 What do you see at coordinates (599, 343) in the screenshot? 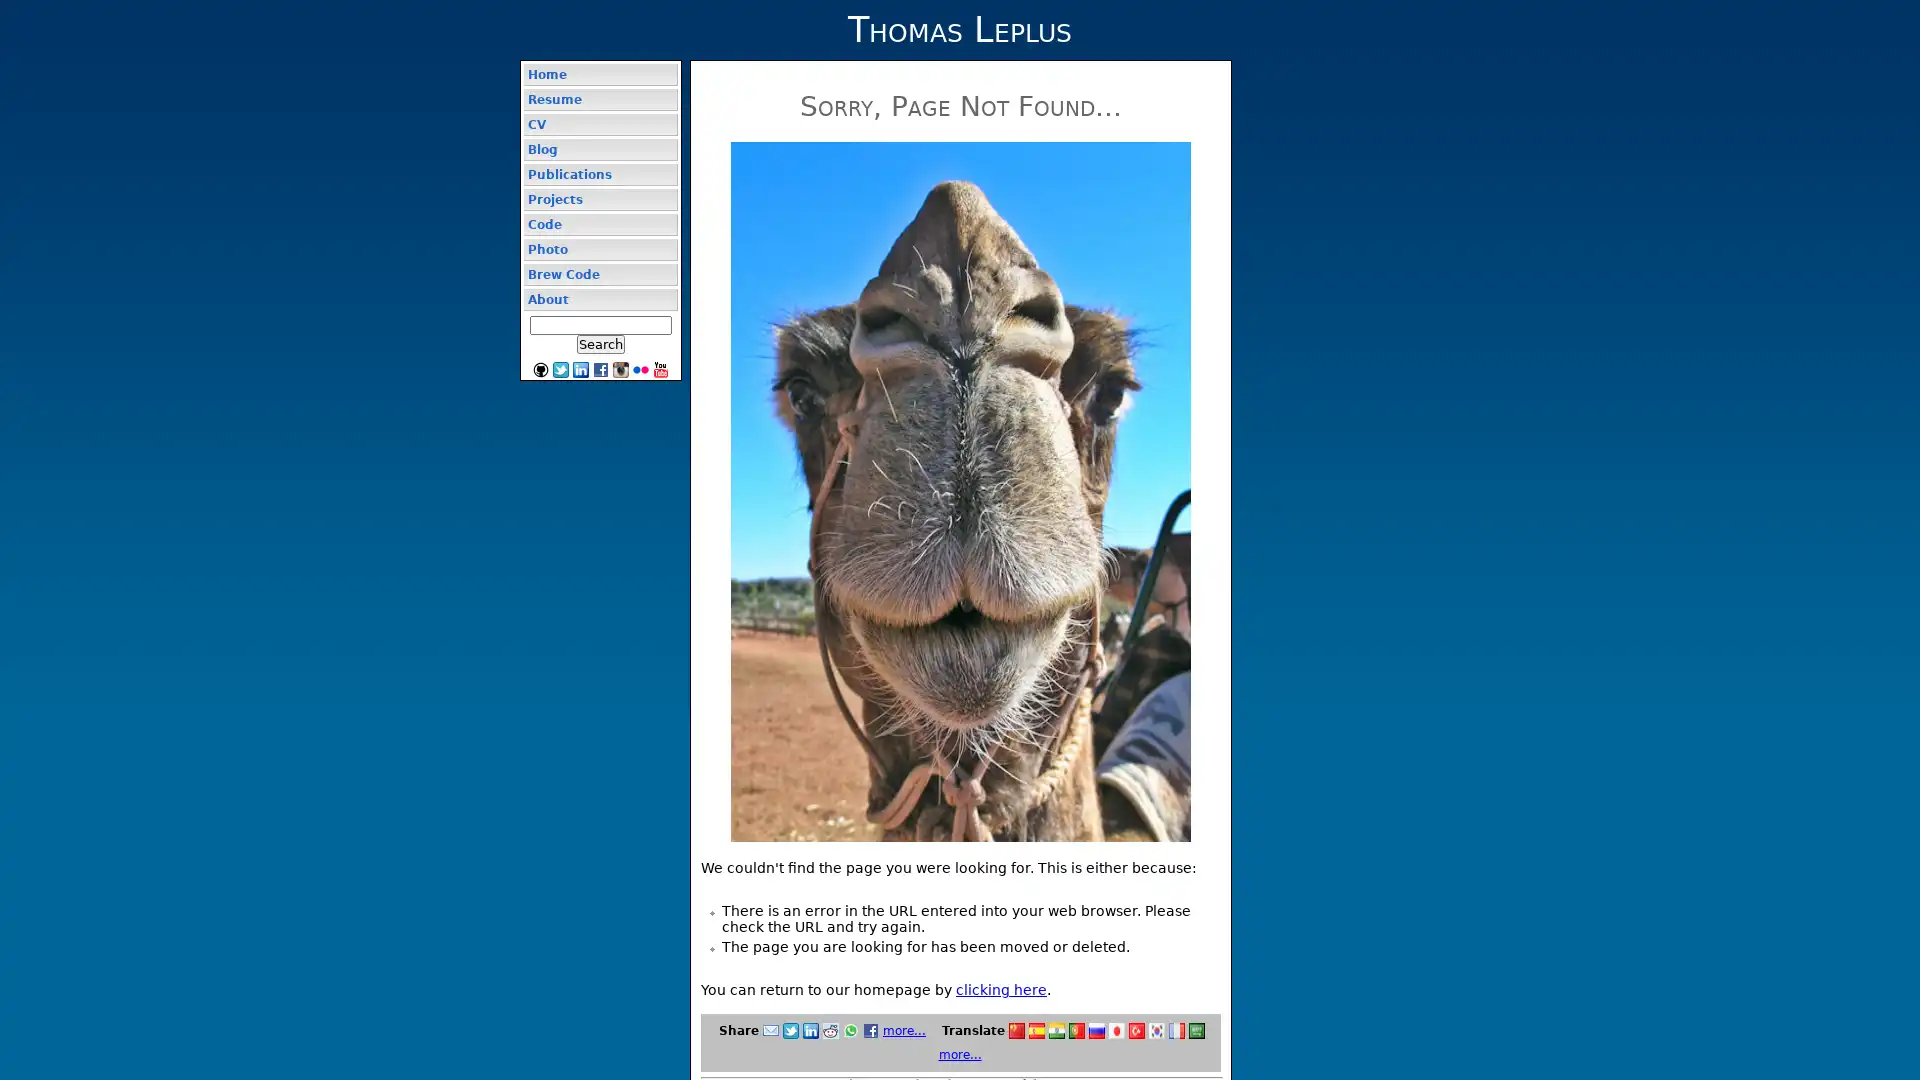
I see `Search` at bounding box center [599, 343].